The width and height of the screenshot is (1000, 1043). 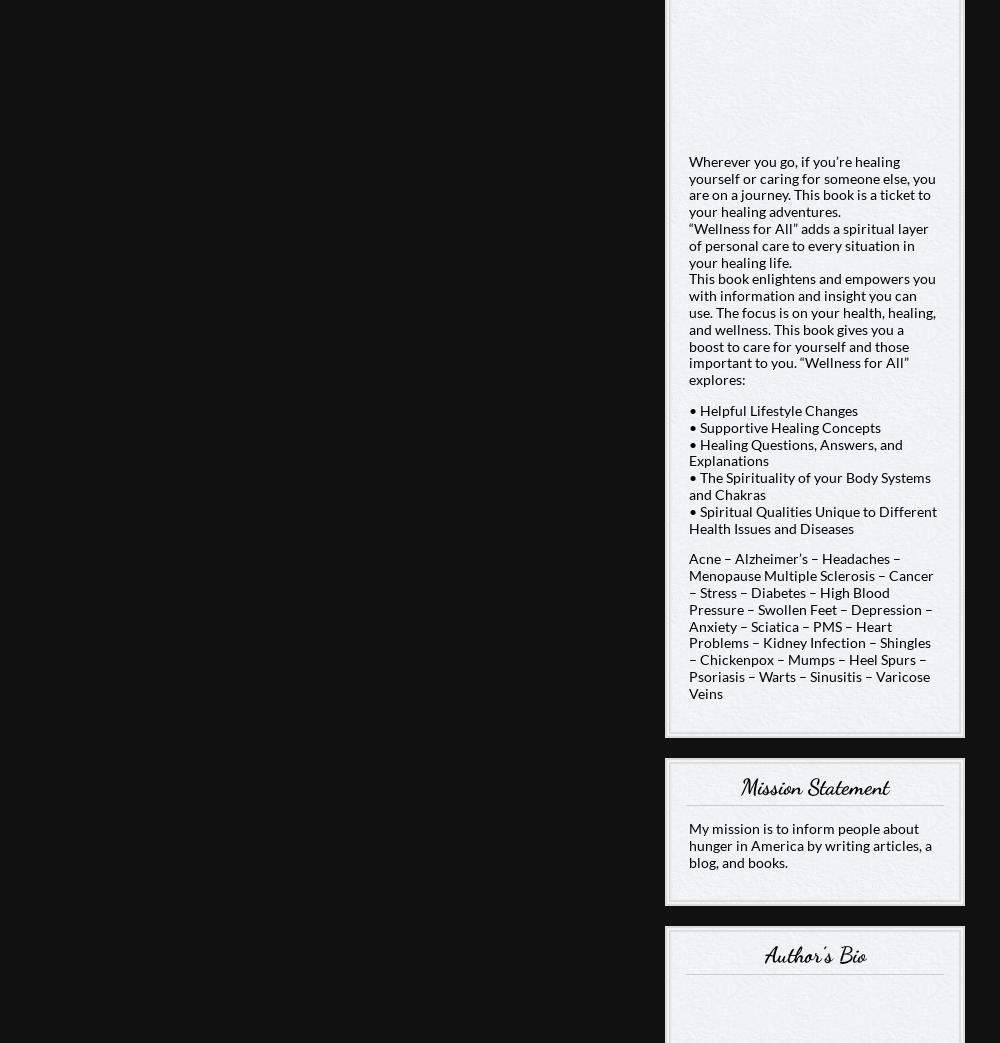 I want to click on '• The Spirituality of your Body Systems and Chakras', so click(x=809, y=484).